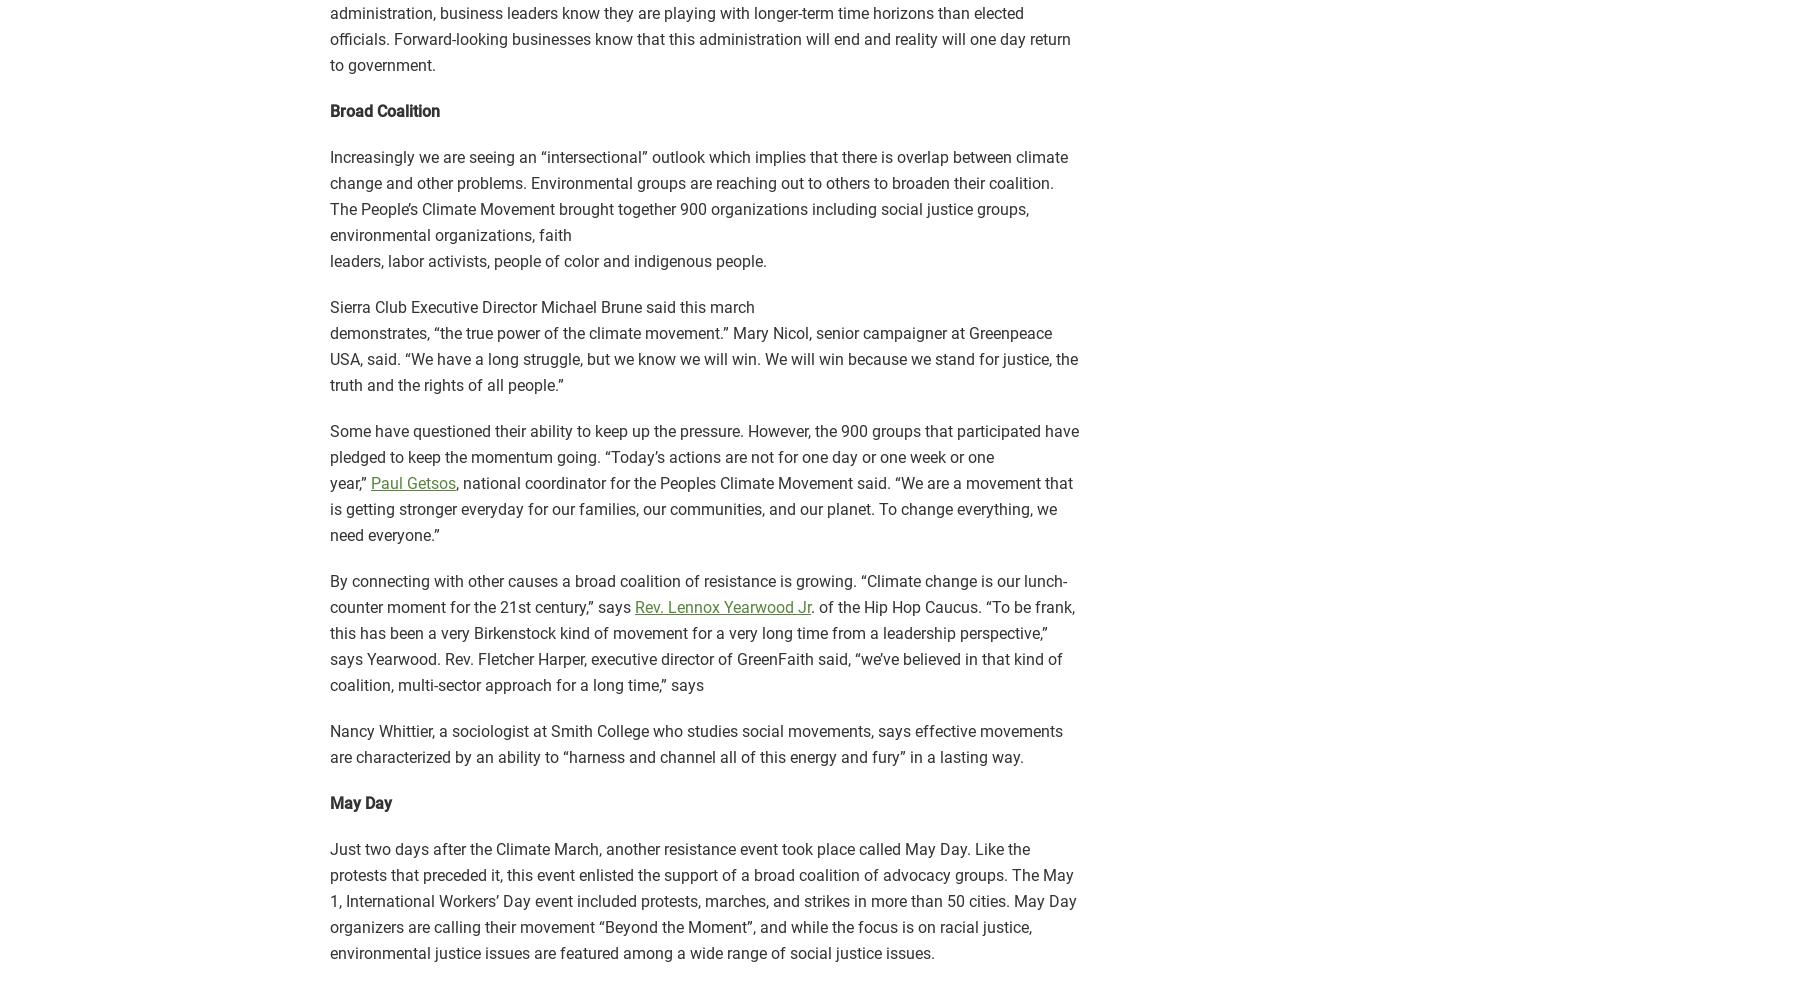 Image resolution: width=1800 pixels, height=988 pixels. What do you see at coordinates (328, 111) in the screenshot?
I see `'Broad Coalition'` at bounding box center [328, 111].